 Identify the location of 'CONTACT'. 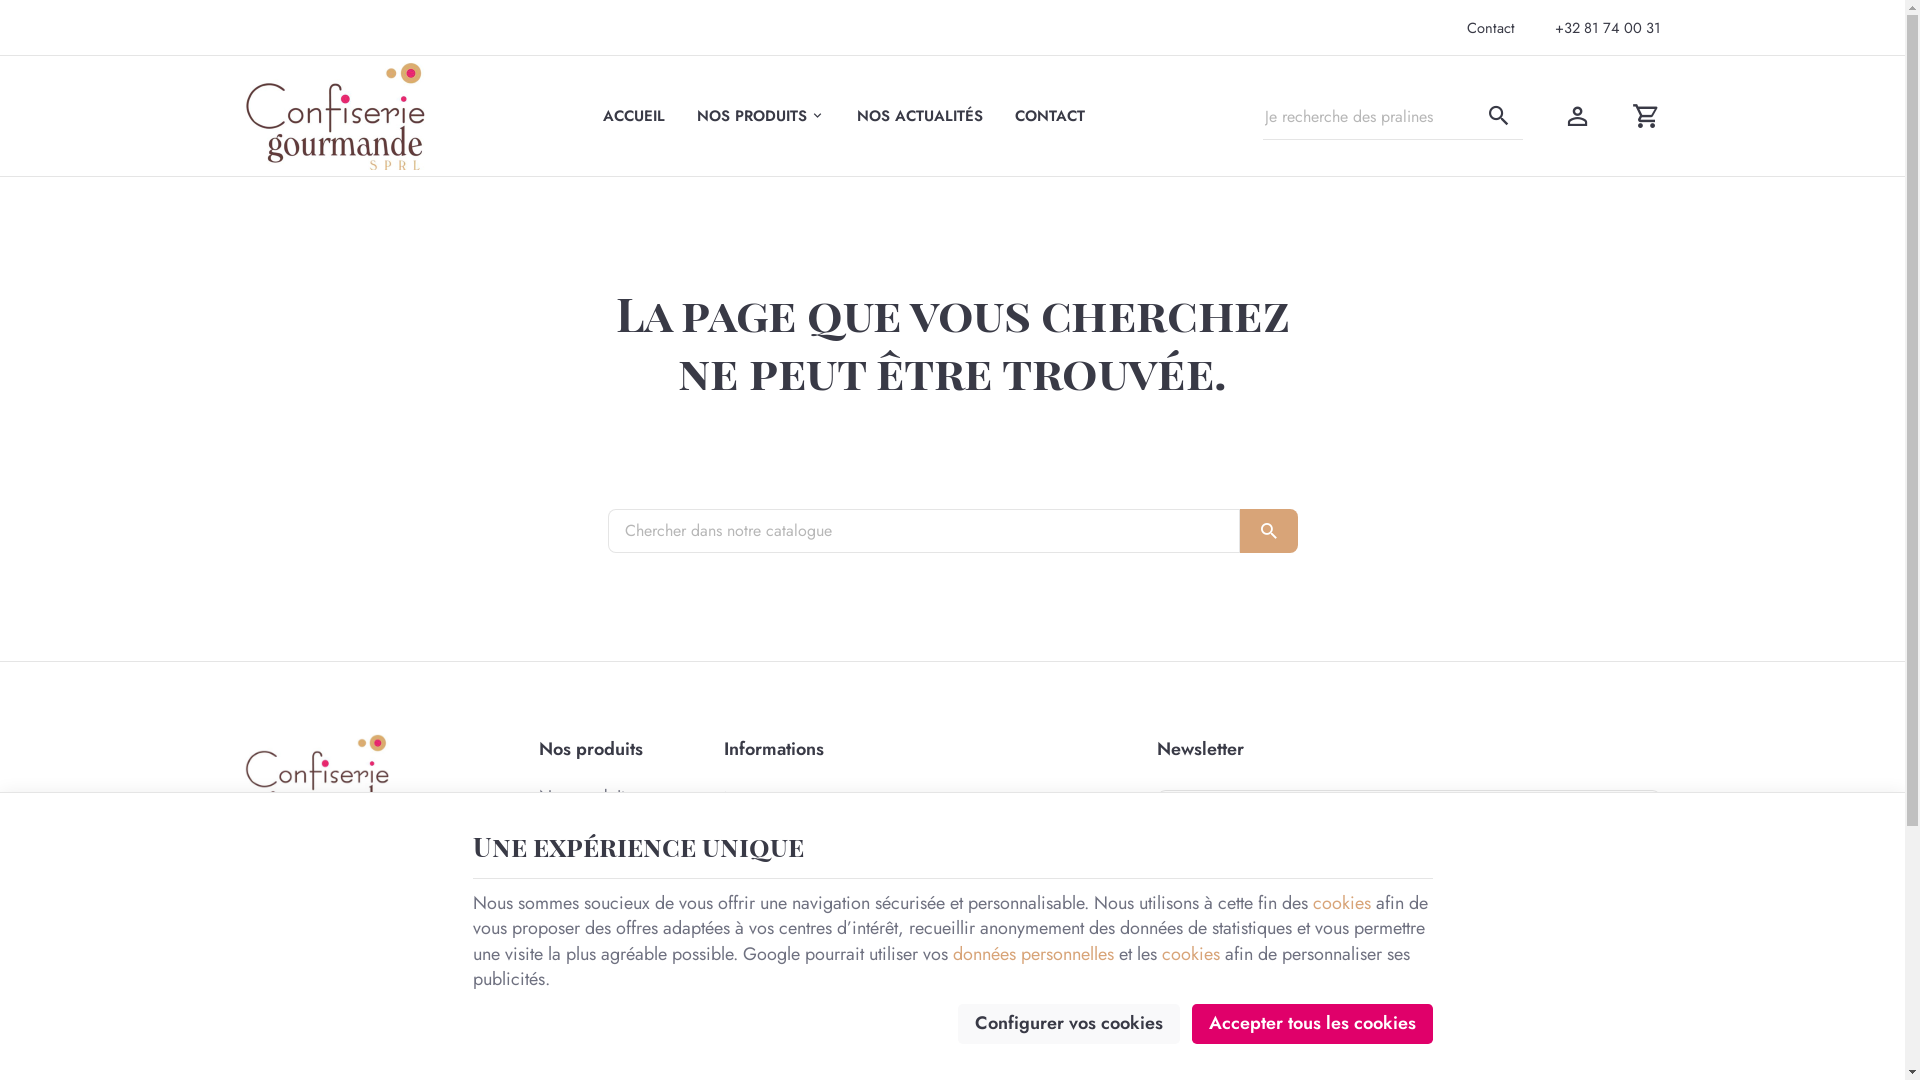
(1049, 115).